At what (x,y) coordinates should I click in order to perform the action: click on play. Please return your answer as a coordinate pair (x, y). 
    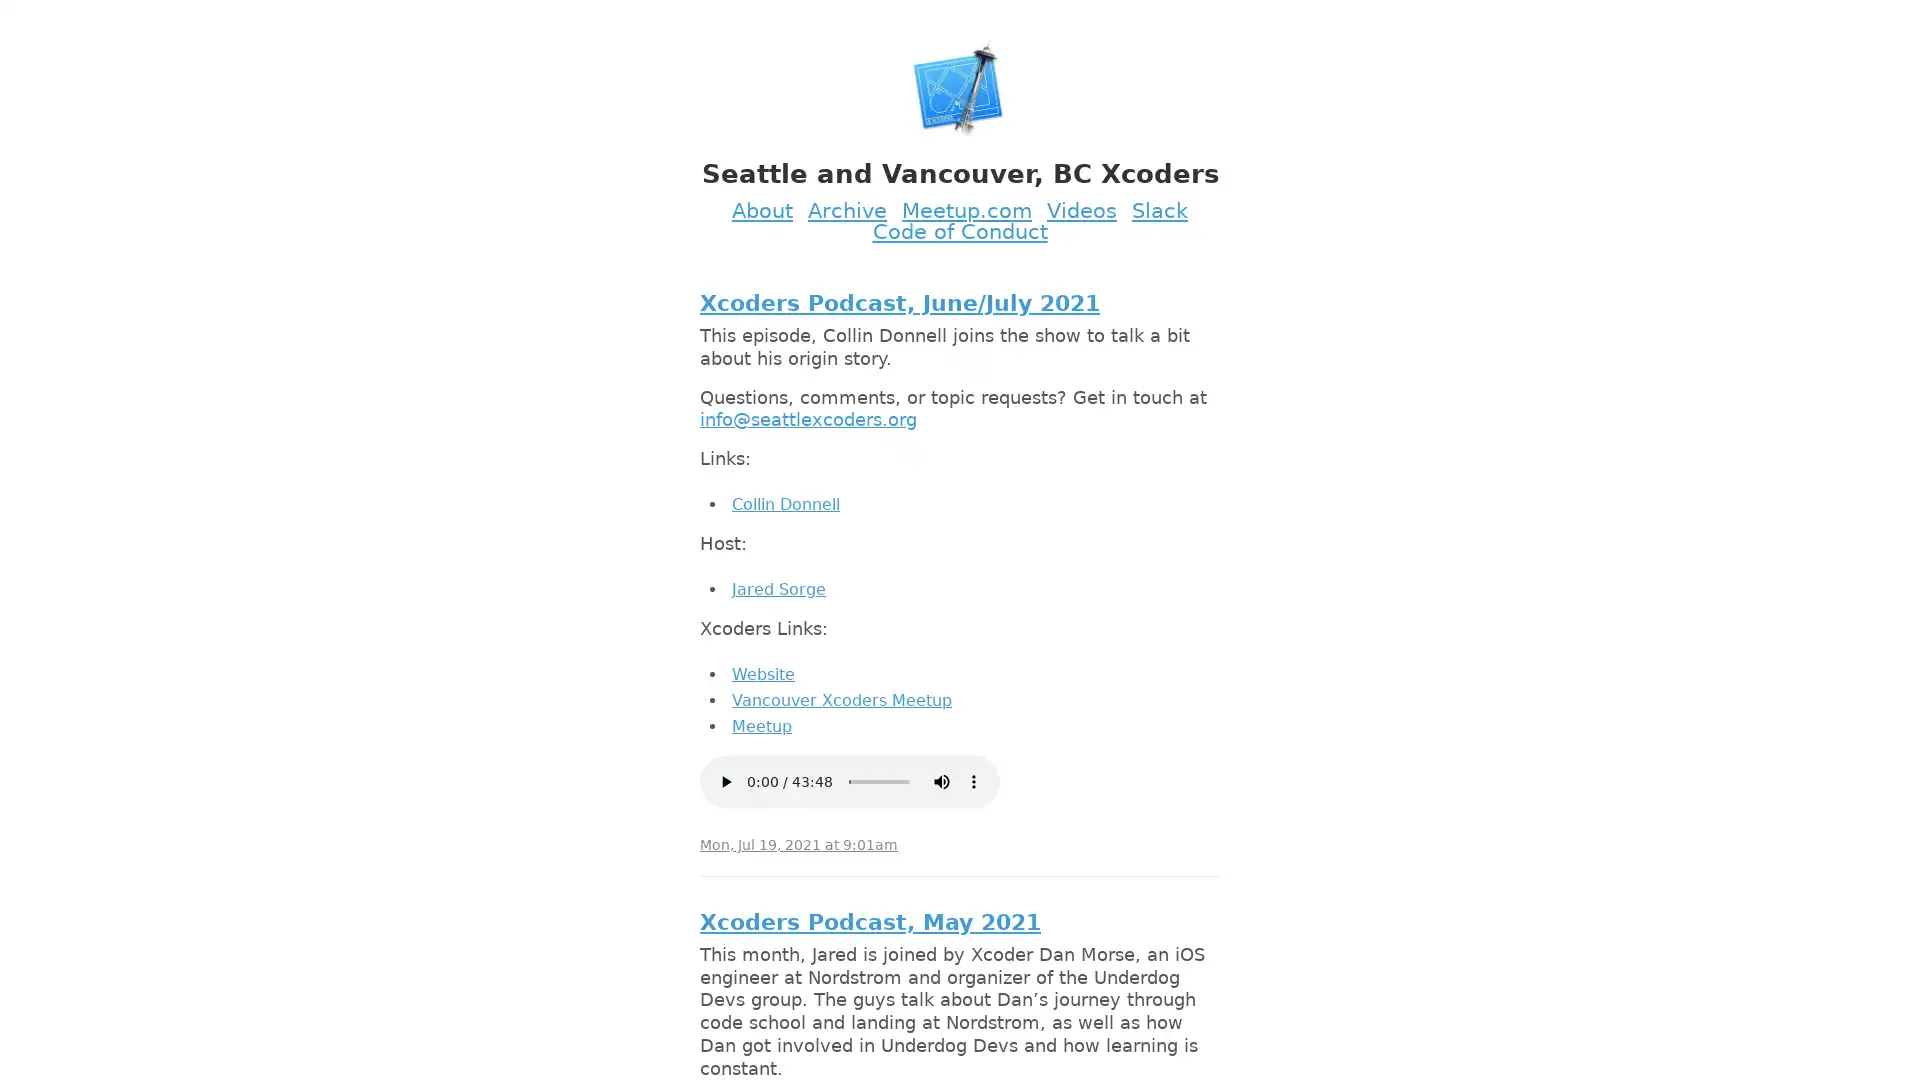
    Looking at the image, I should click on (724, 779).